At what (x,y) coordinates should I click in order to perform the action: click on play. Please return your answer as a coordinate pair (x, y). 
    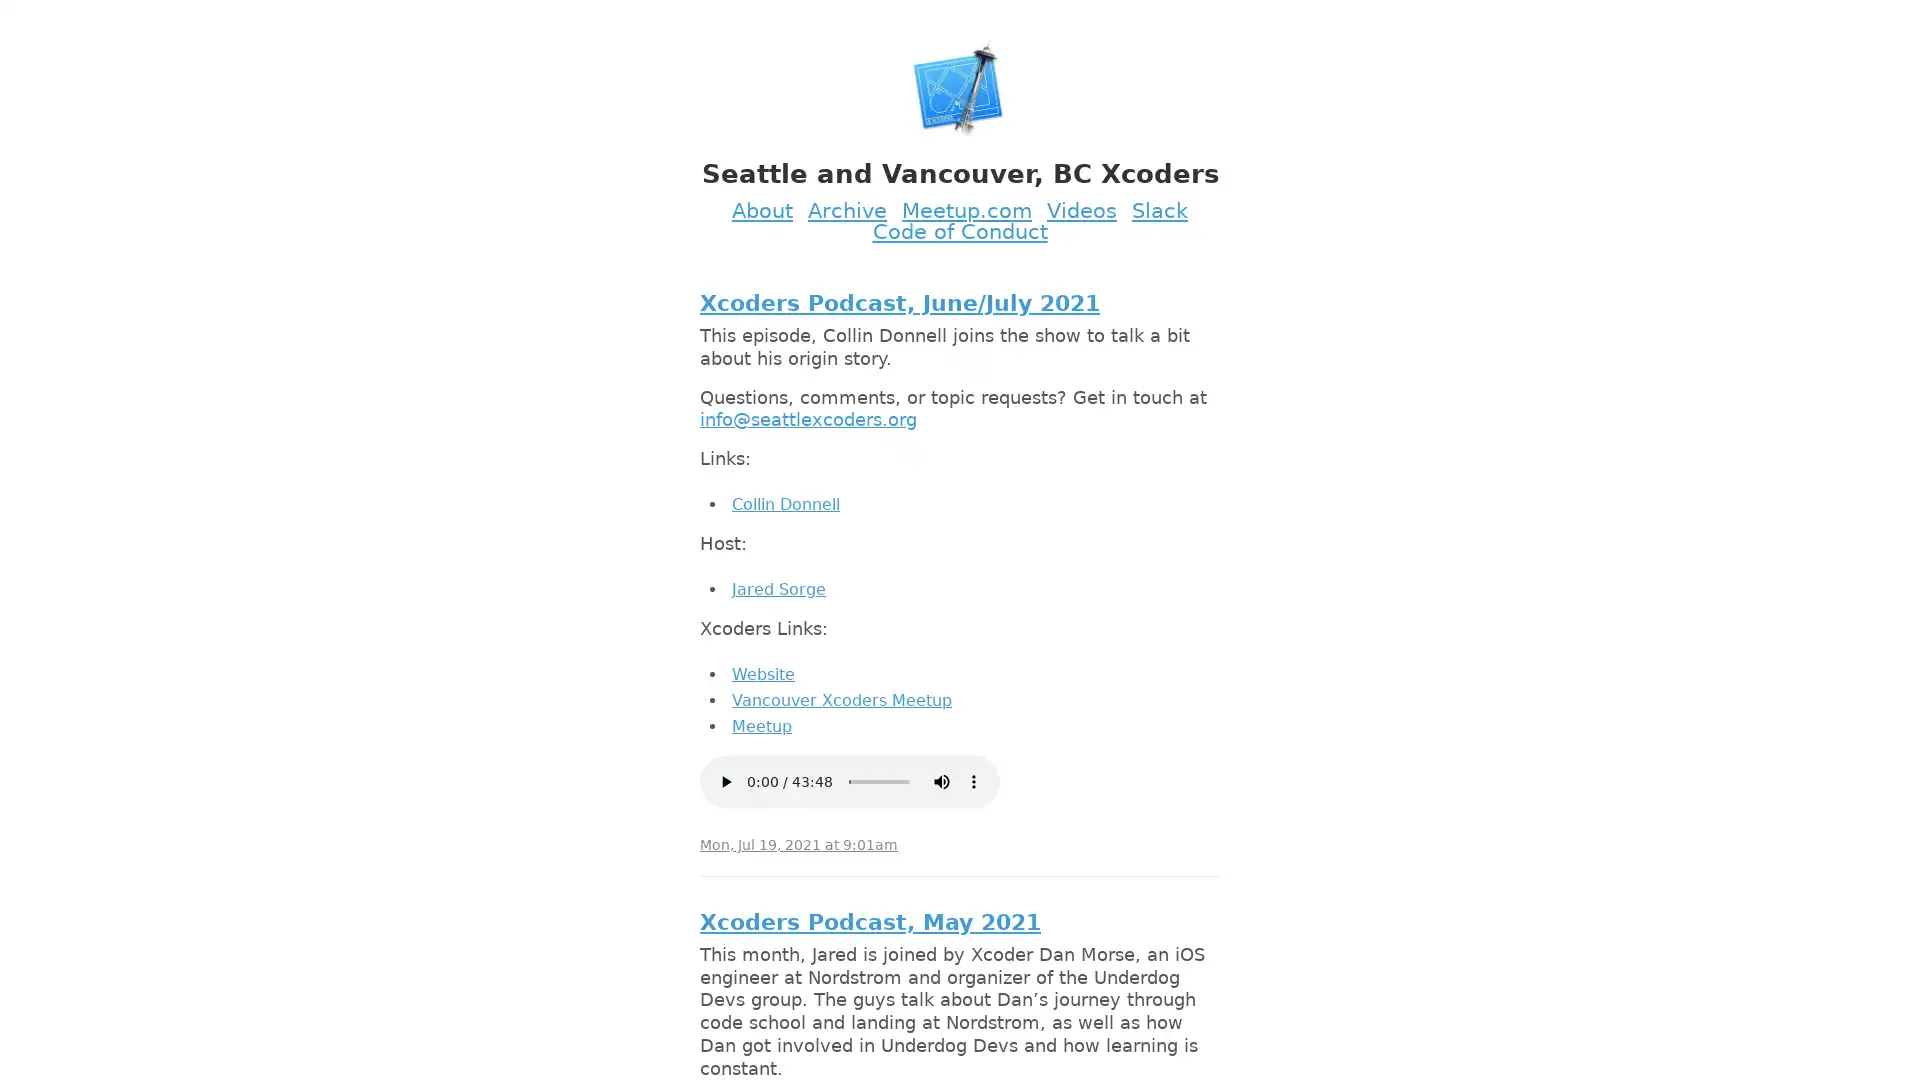
    Looking at the image, I should click on (724, 779).